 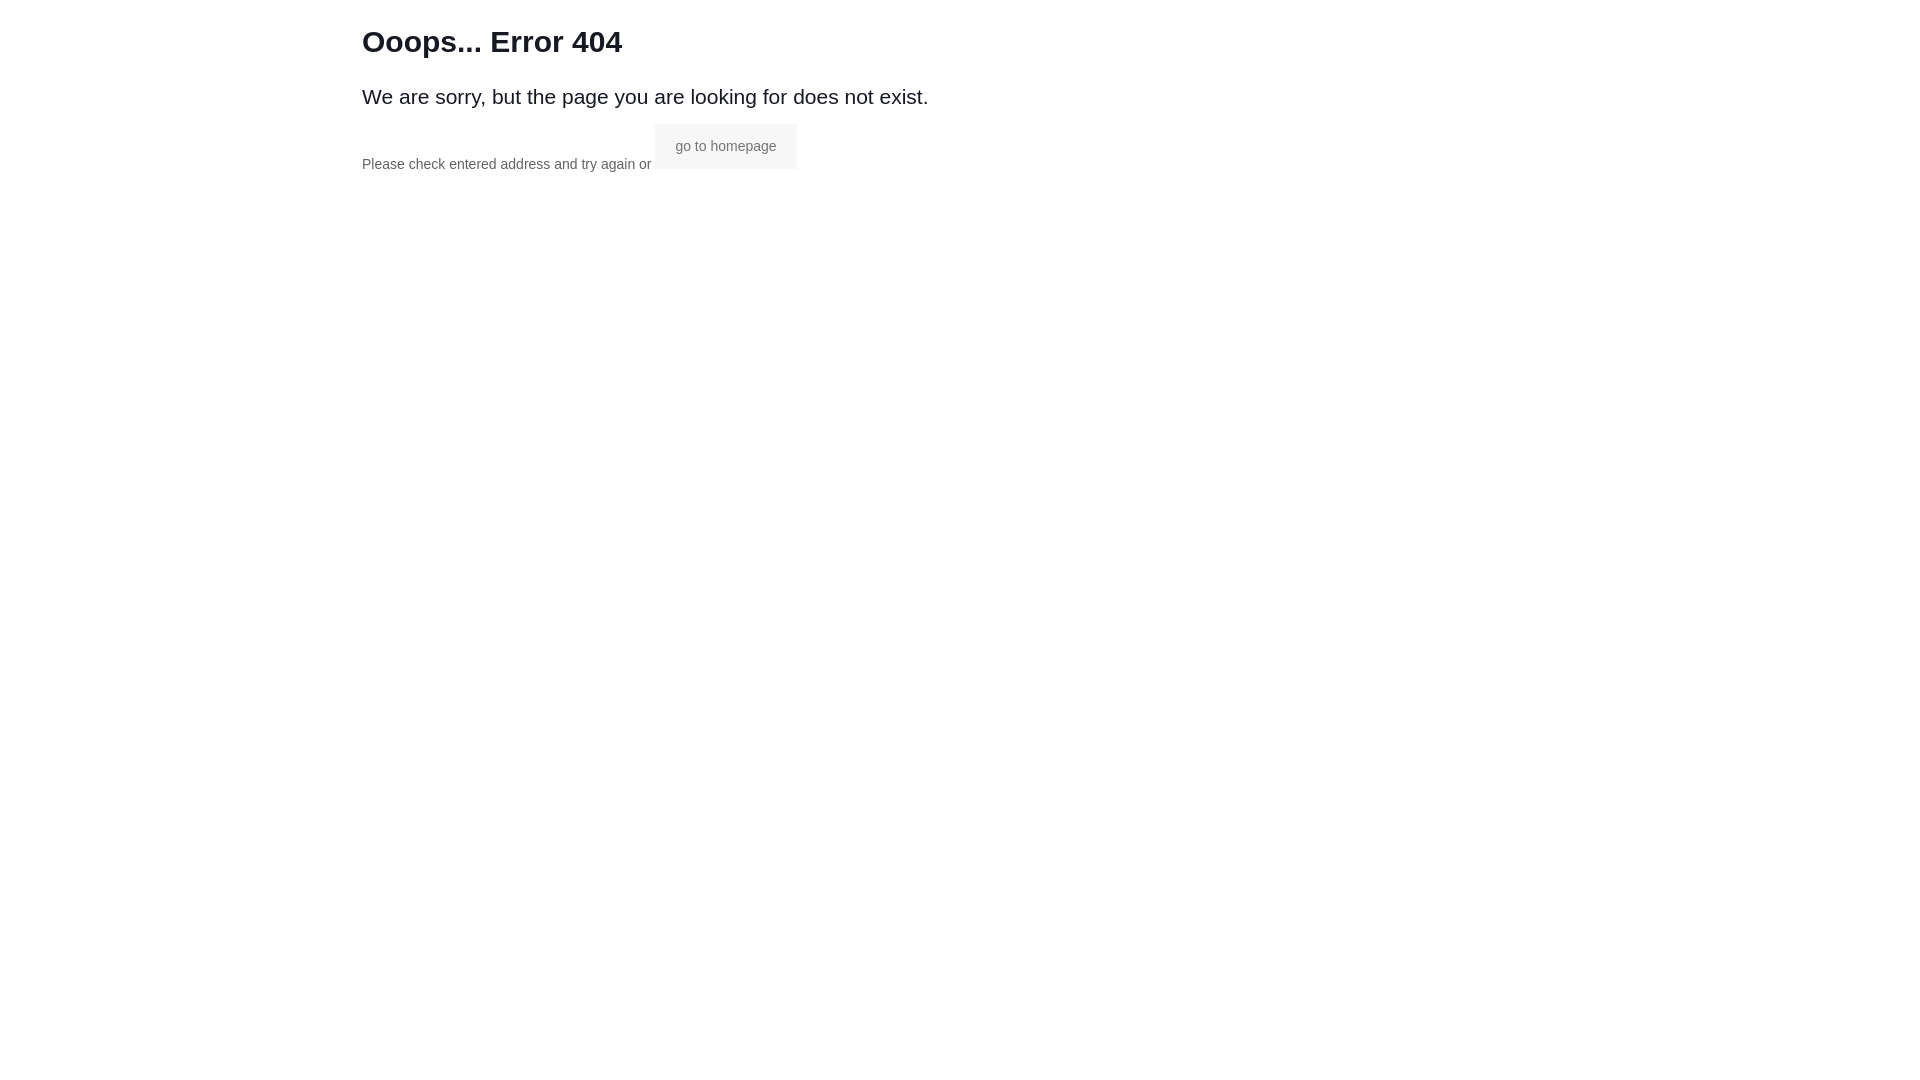 I want to click on 'go to homepage', so click(x=724, y=145).